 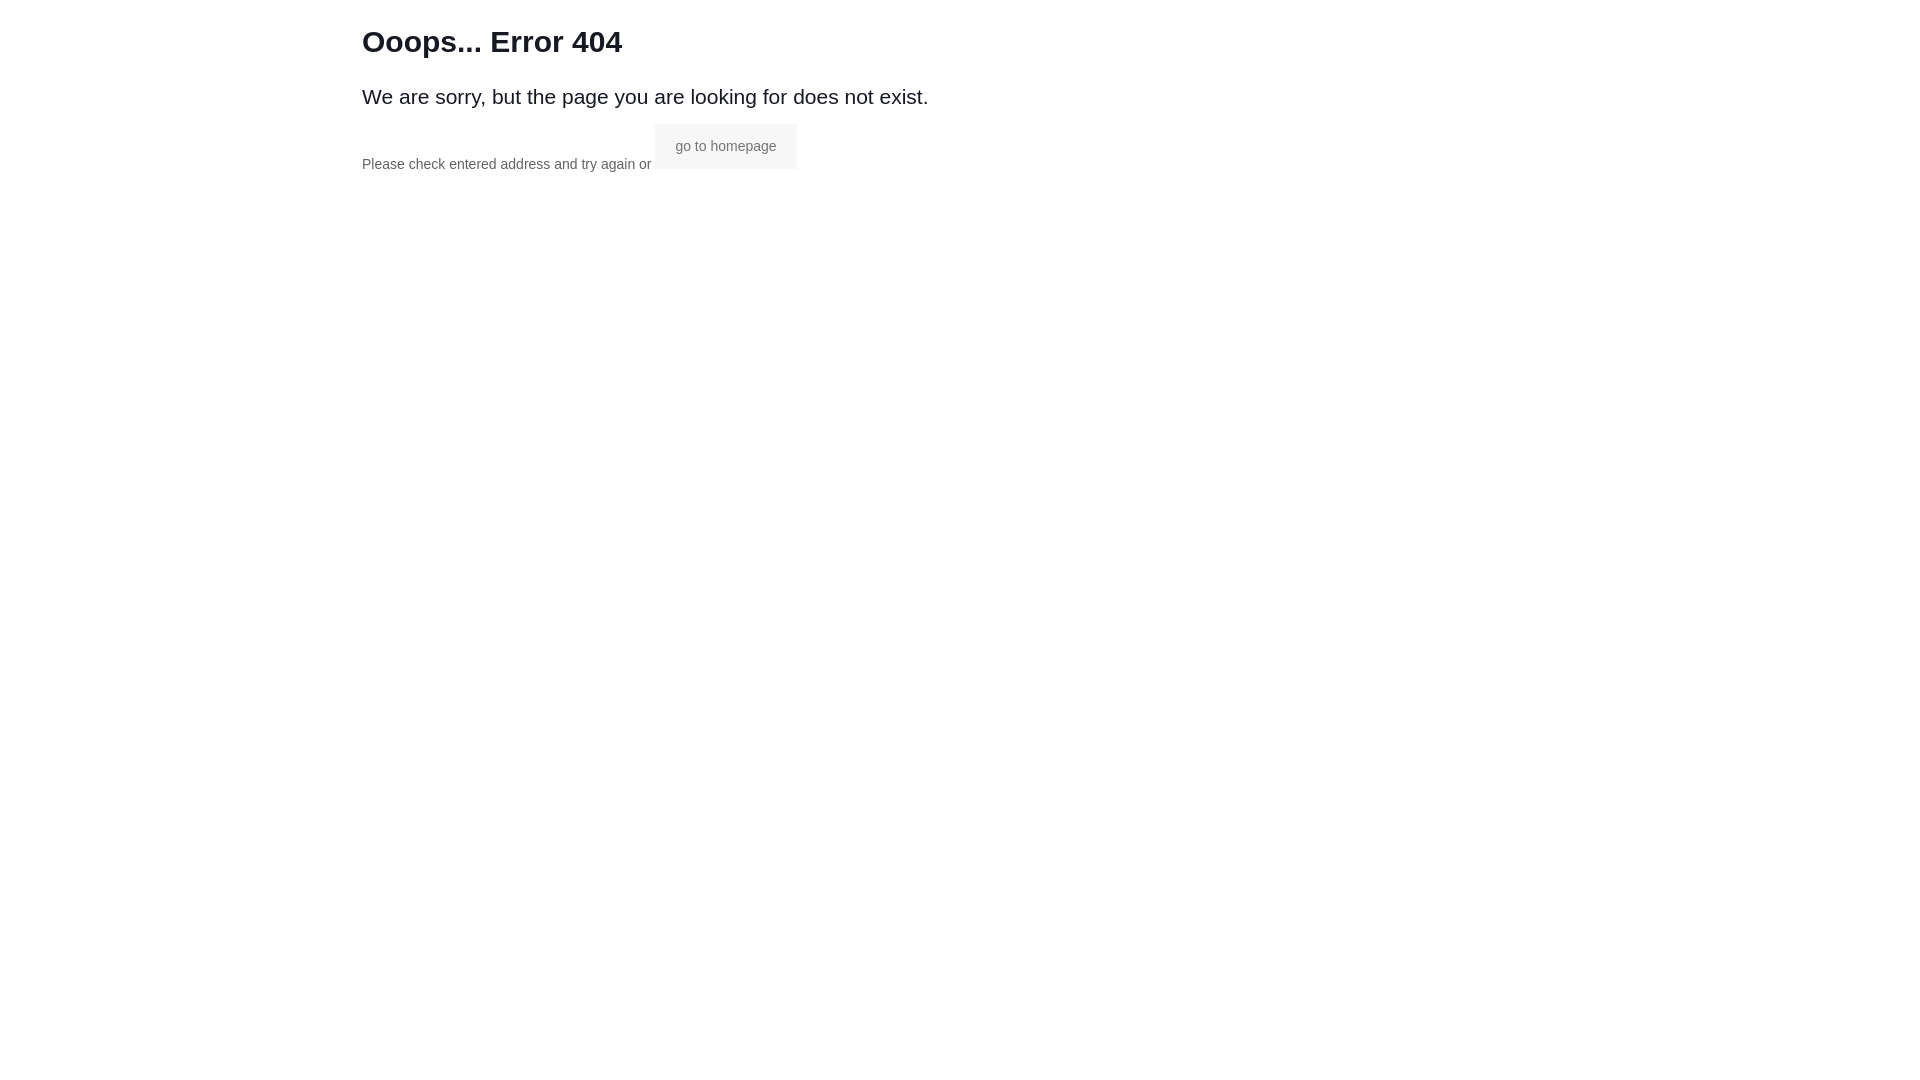 I want to click on 'go to homepage', so click(x=724, y=145).